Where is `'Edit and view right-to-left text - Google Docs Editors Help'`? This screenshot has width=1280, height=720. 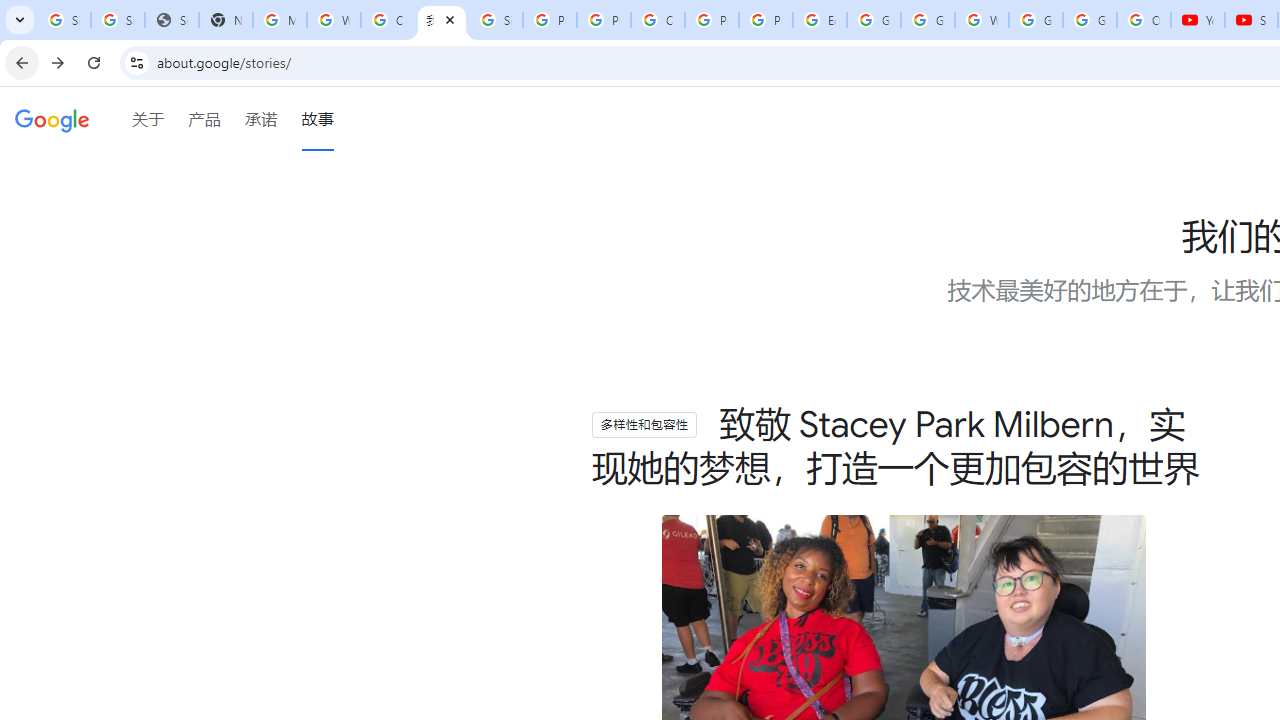
'Edit and view right-to-left text - Google Docs Editors Help' is located at coordinates (819, 20).